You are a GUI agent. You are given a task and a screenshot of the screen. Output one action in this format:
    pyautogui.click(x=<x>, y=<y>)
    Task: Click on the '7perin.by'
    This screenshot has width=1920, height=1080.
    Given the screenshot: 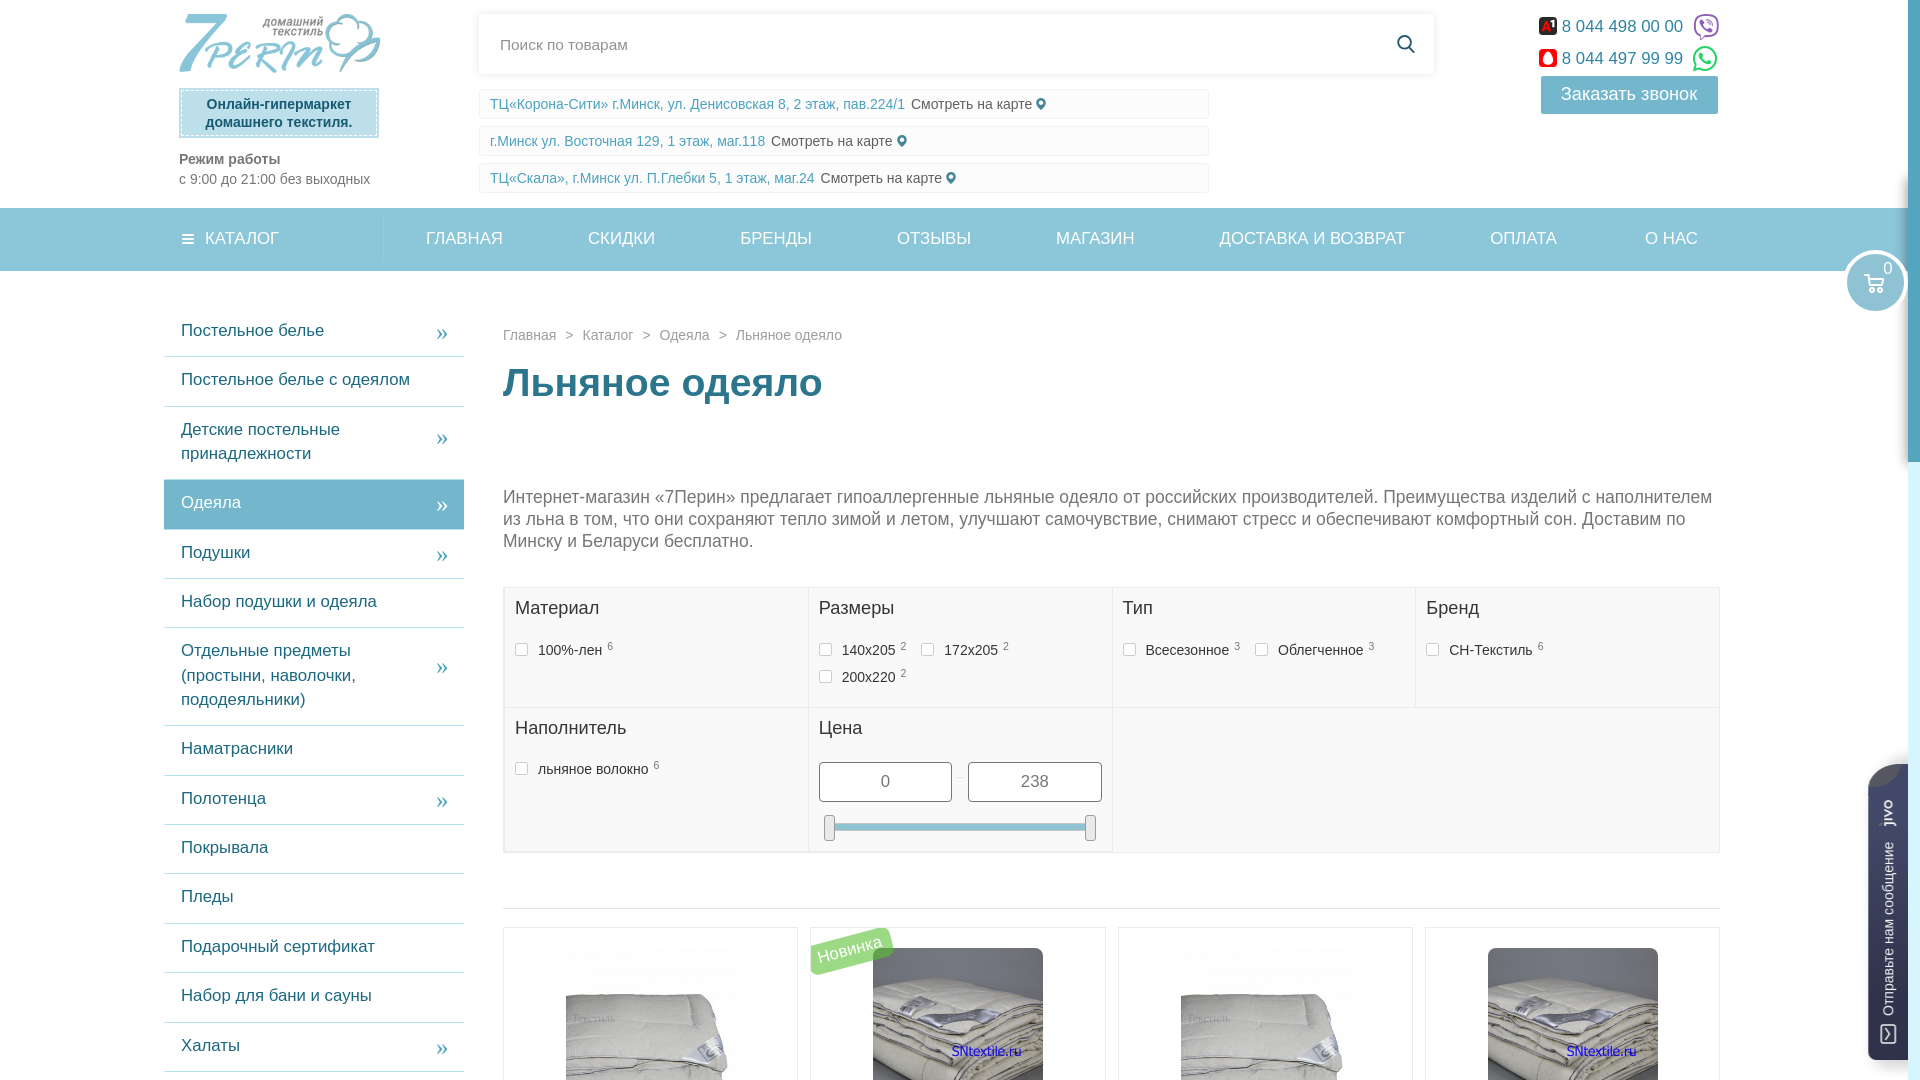 What is the action you would take?
    pyautogui.click(x=278, y=43)
    